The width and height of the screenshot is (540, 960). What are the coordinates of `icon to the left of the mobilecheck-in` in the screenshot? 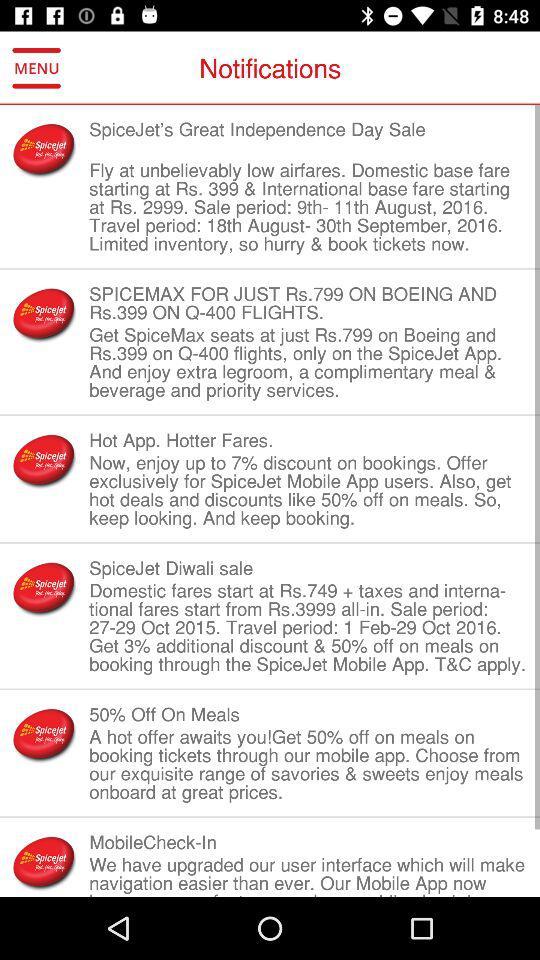 It's located at (44, 861).